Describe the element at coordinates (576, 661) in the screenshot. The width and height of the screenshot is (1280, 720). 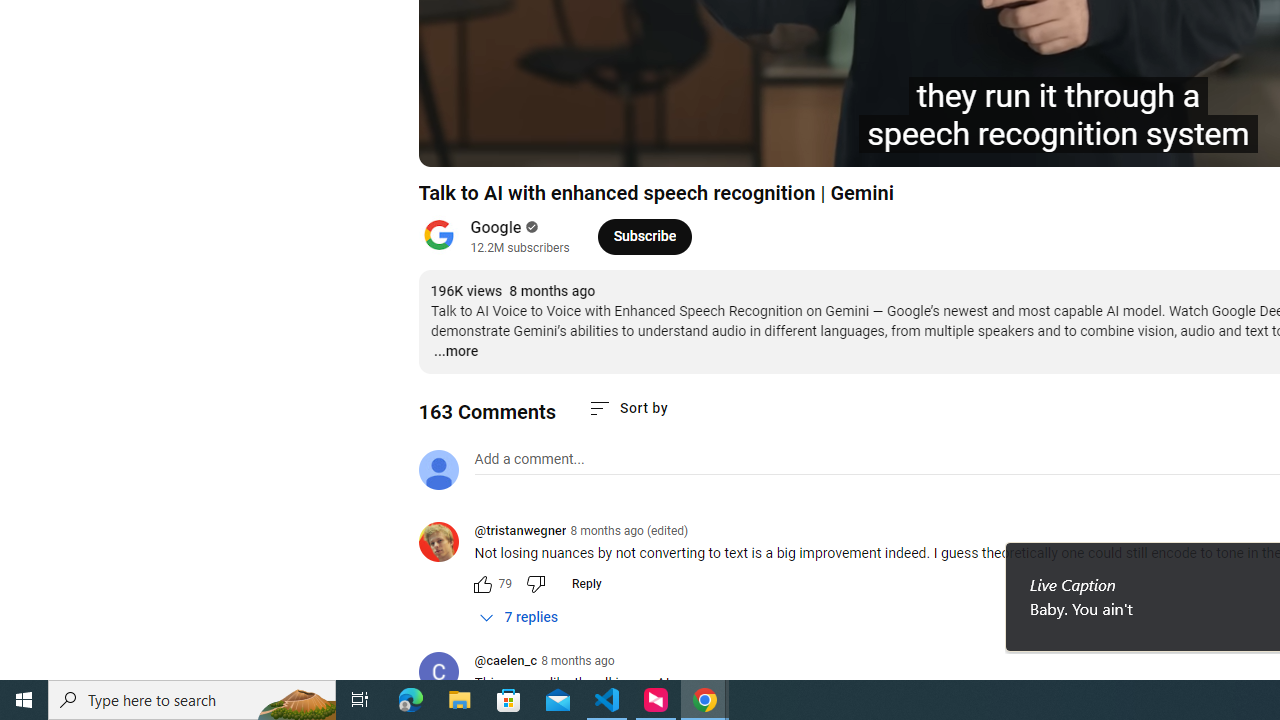
I see `'8 months ago'` at that location.